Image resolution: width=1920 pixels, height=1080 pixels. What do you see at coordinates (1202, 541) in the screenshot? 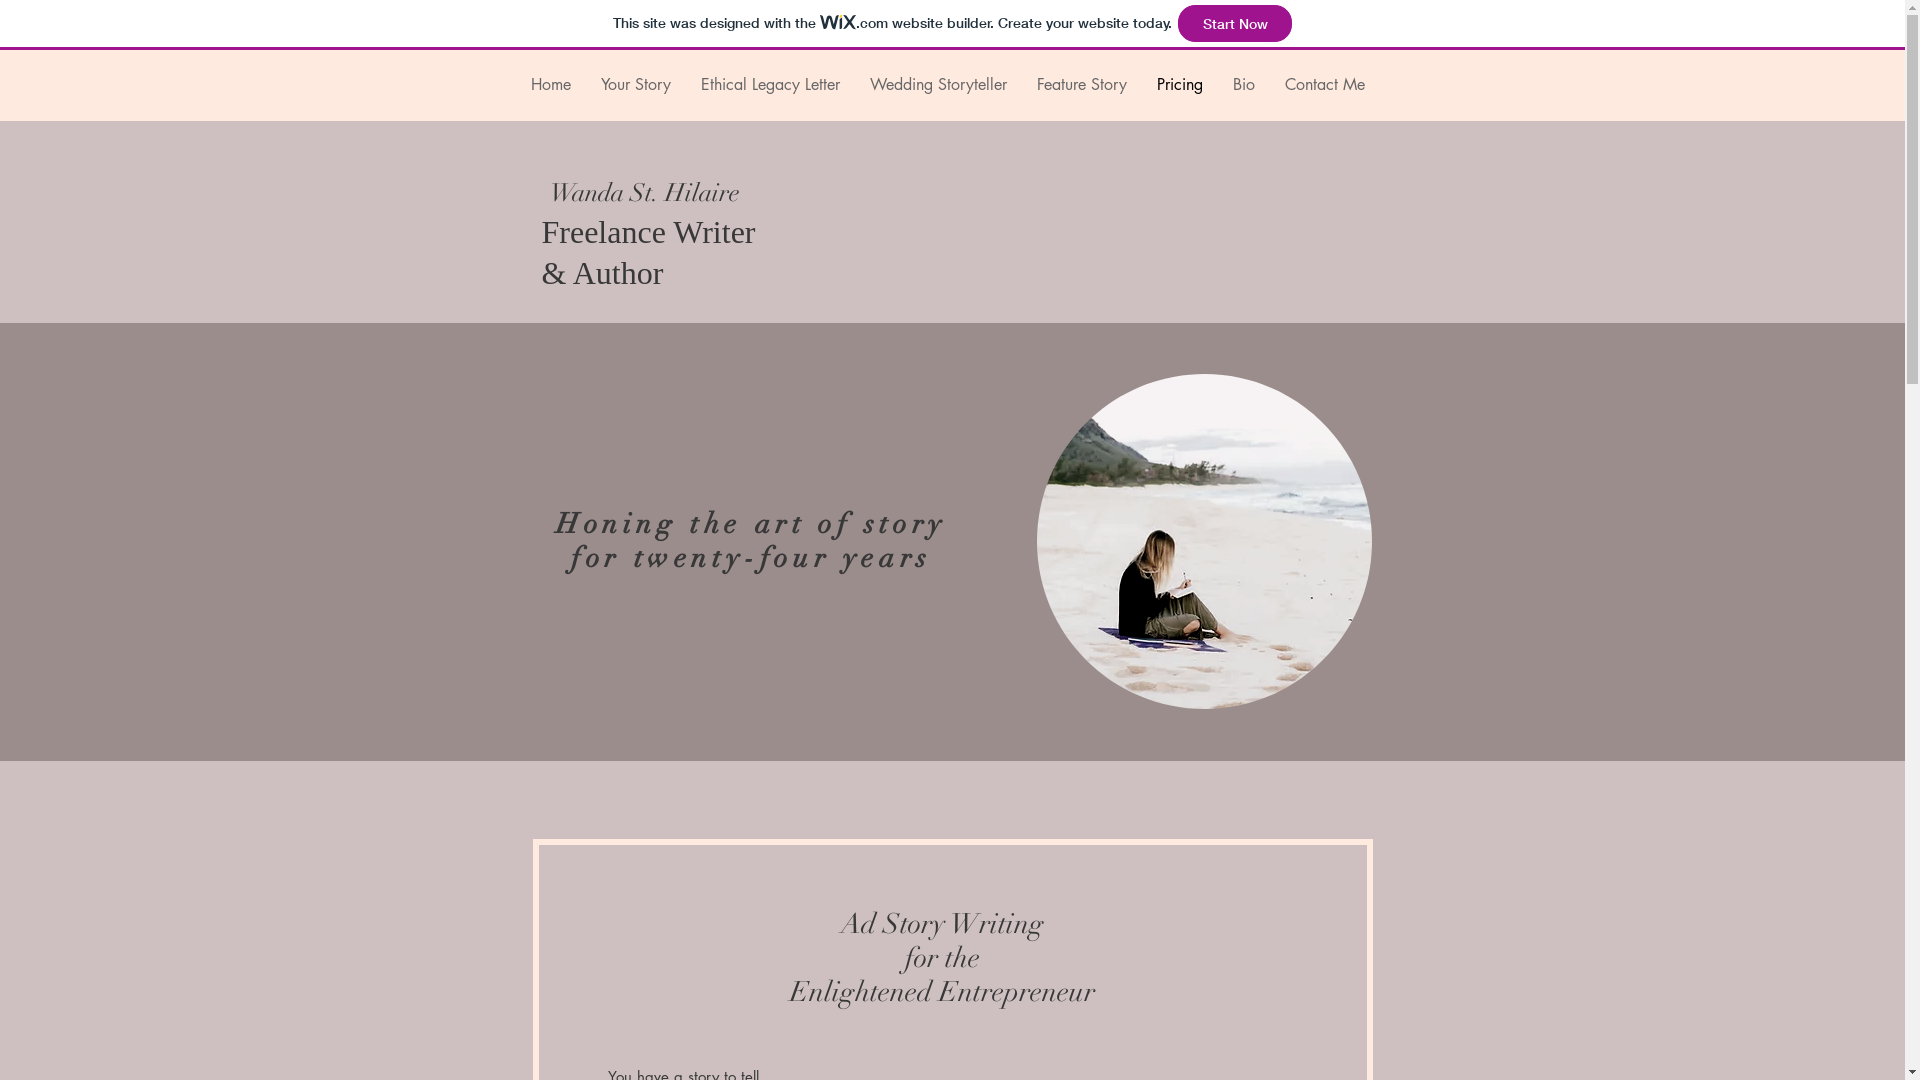
I see `'Working at the Beach'` at bounding box center [1202, 541].